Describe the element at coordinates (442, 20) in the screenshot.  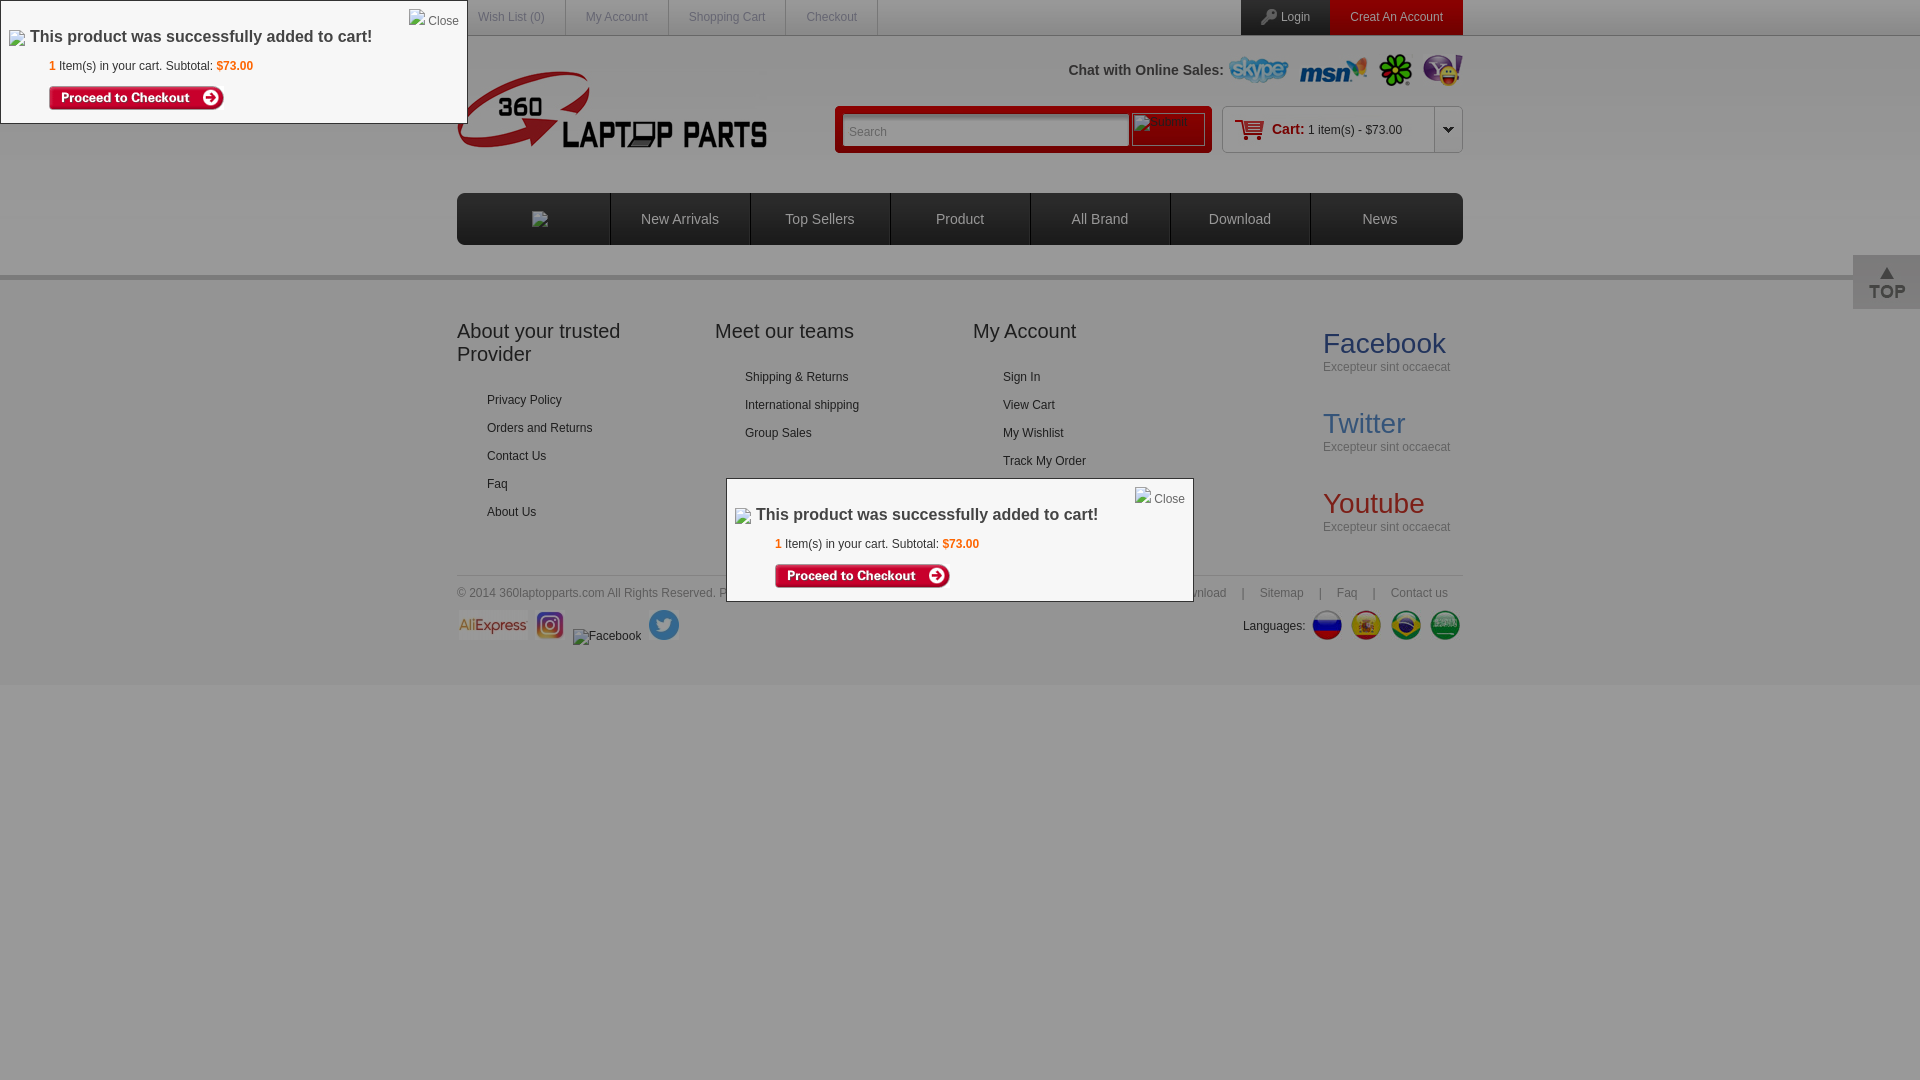
I see `'Close'` at that location.